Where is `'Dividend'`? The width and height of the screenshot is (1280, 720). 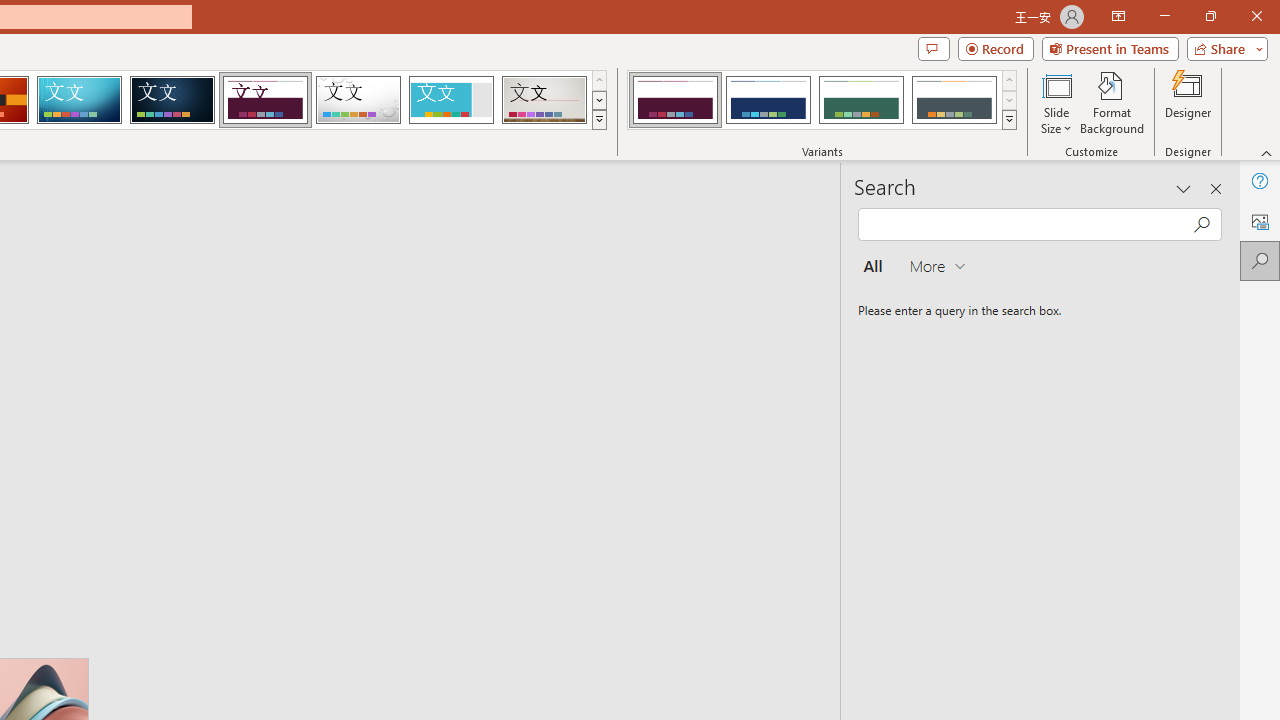
'Dividend' is located at coordinates (264, 100).